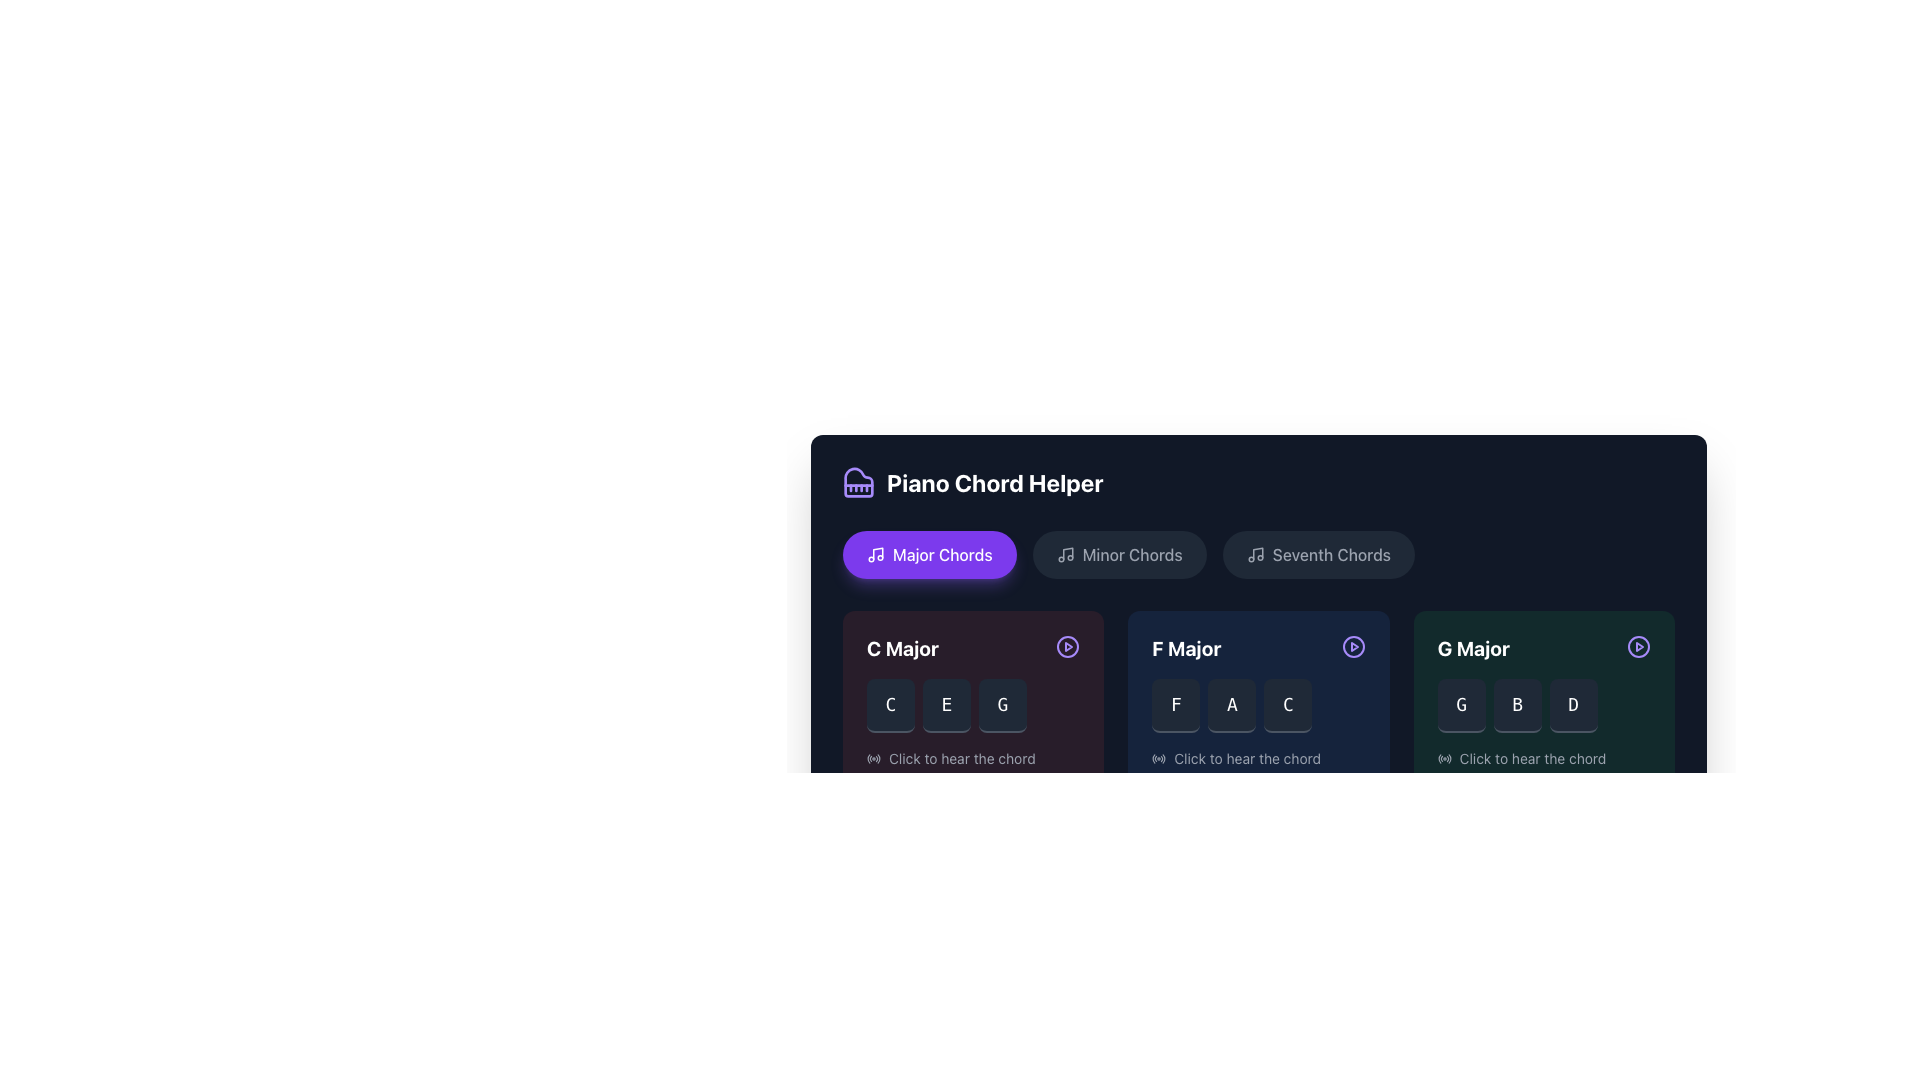  What do you see at coordinates (1444, 759) in the screenshot?
I see `the auditory functionality icon located at the beginning of the section containing the text 'Click to hear the chord'` at bounding box center [1444, 759].